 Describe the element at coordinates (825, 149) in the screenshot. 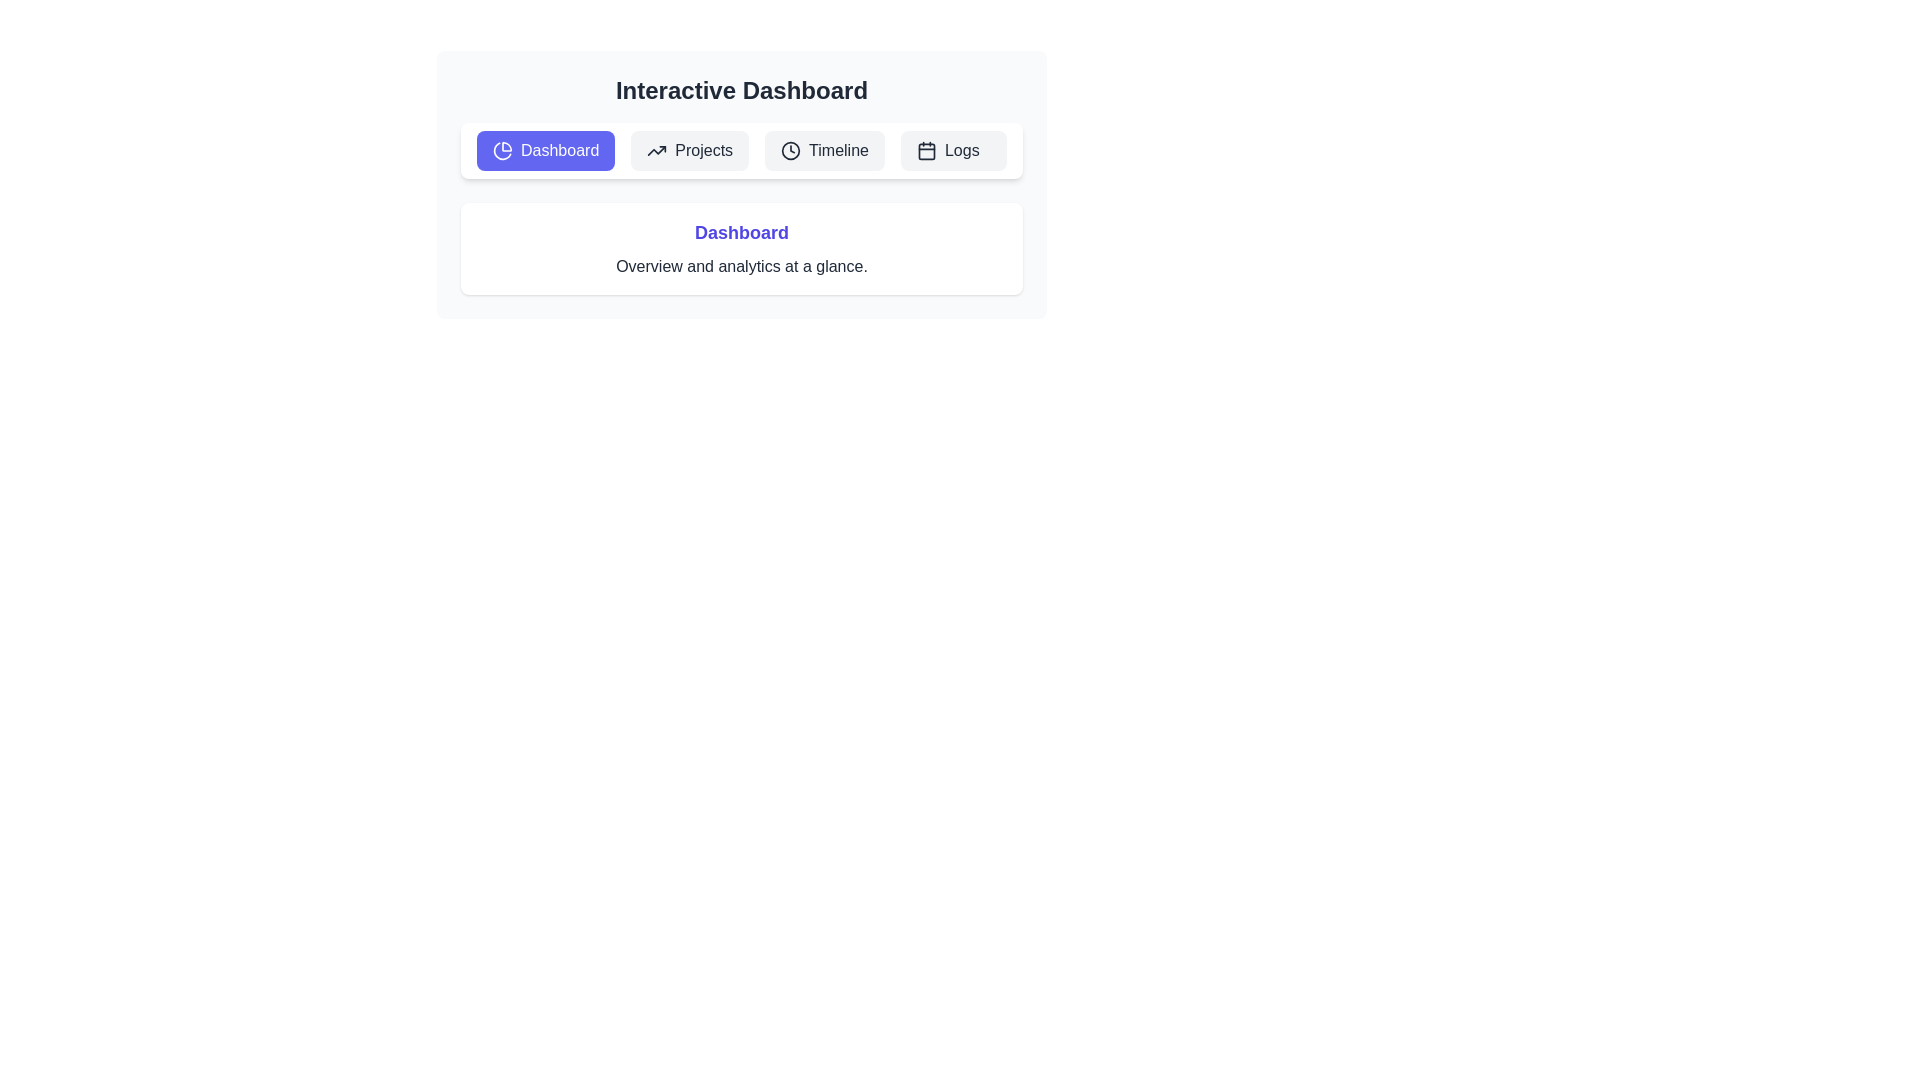

I see `the 'Timeline' navigation button, which is the third button from the left in a group of four, to observe visual feedback` at that location.